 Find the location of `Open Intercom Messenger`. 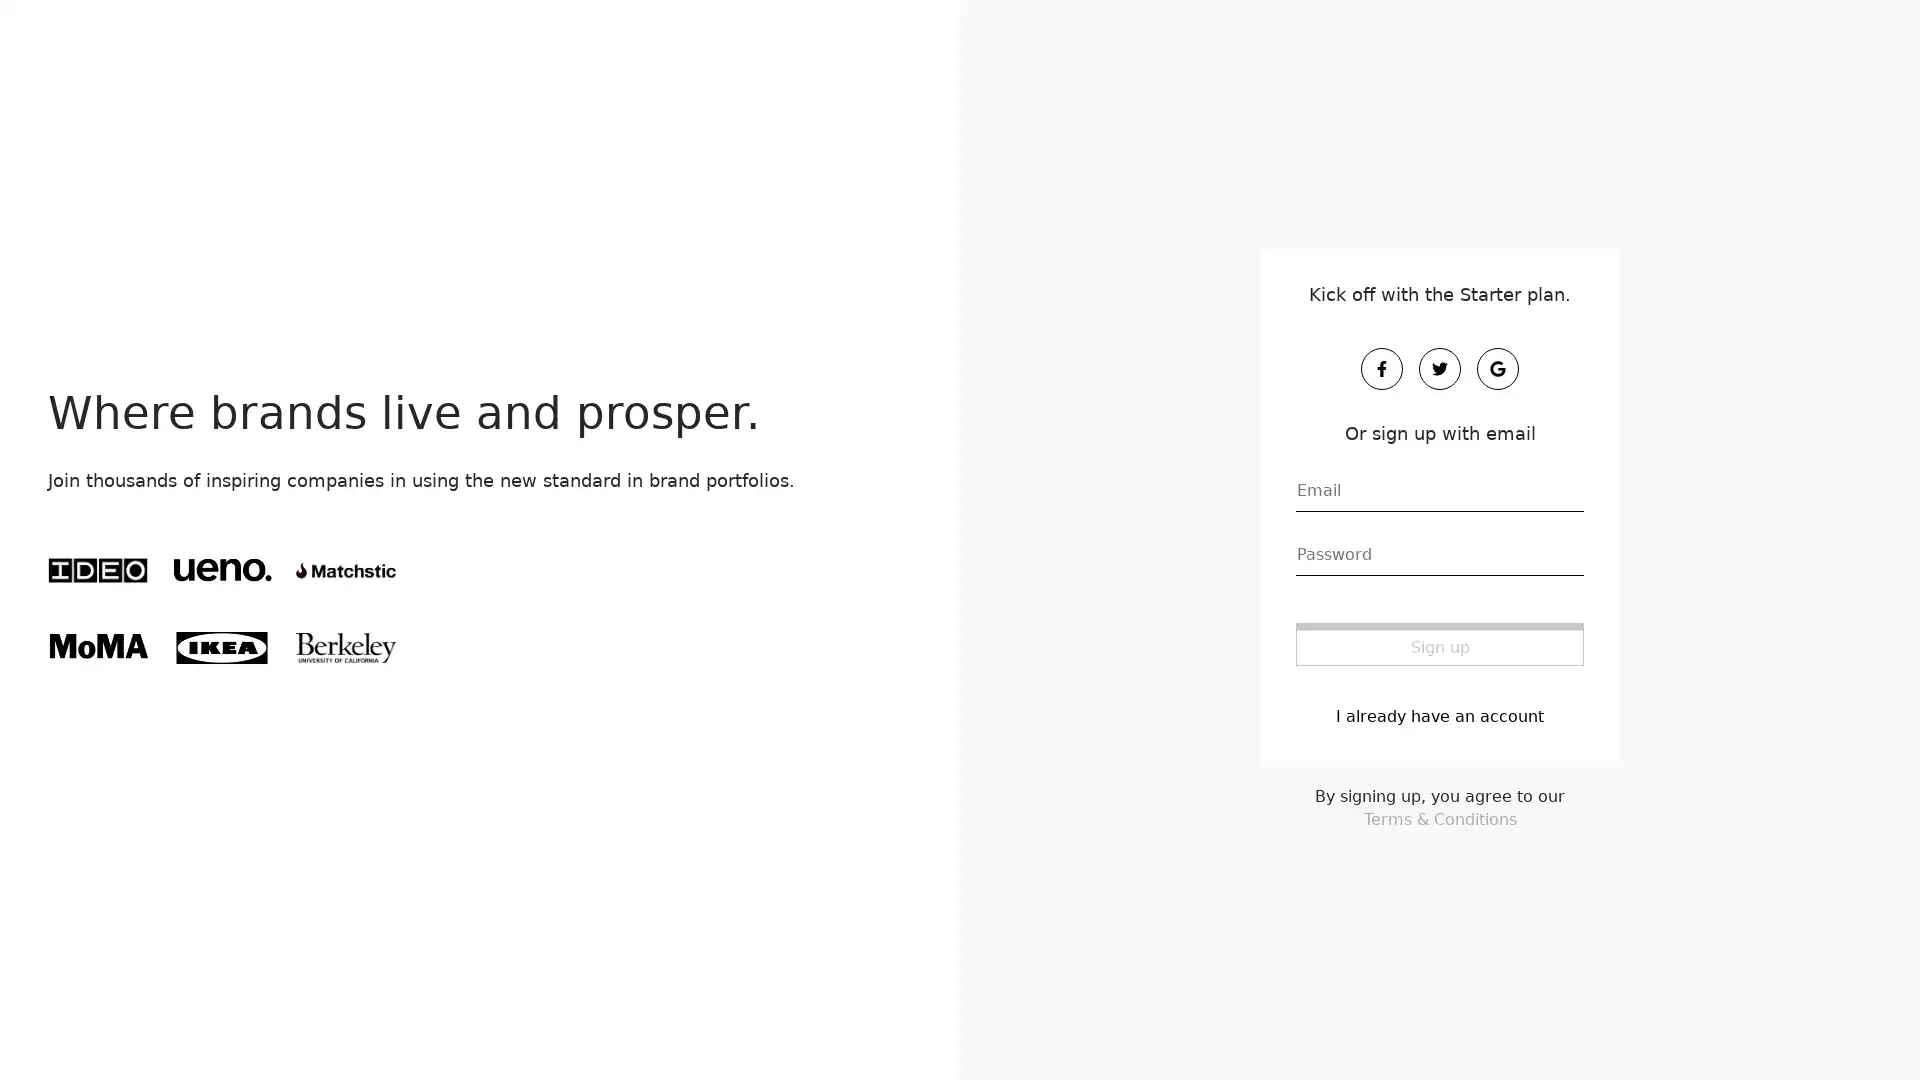

Open Intercom Messenger is located at coordinates (1869, 1029).